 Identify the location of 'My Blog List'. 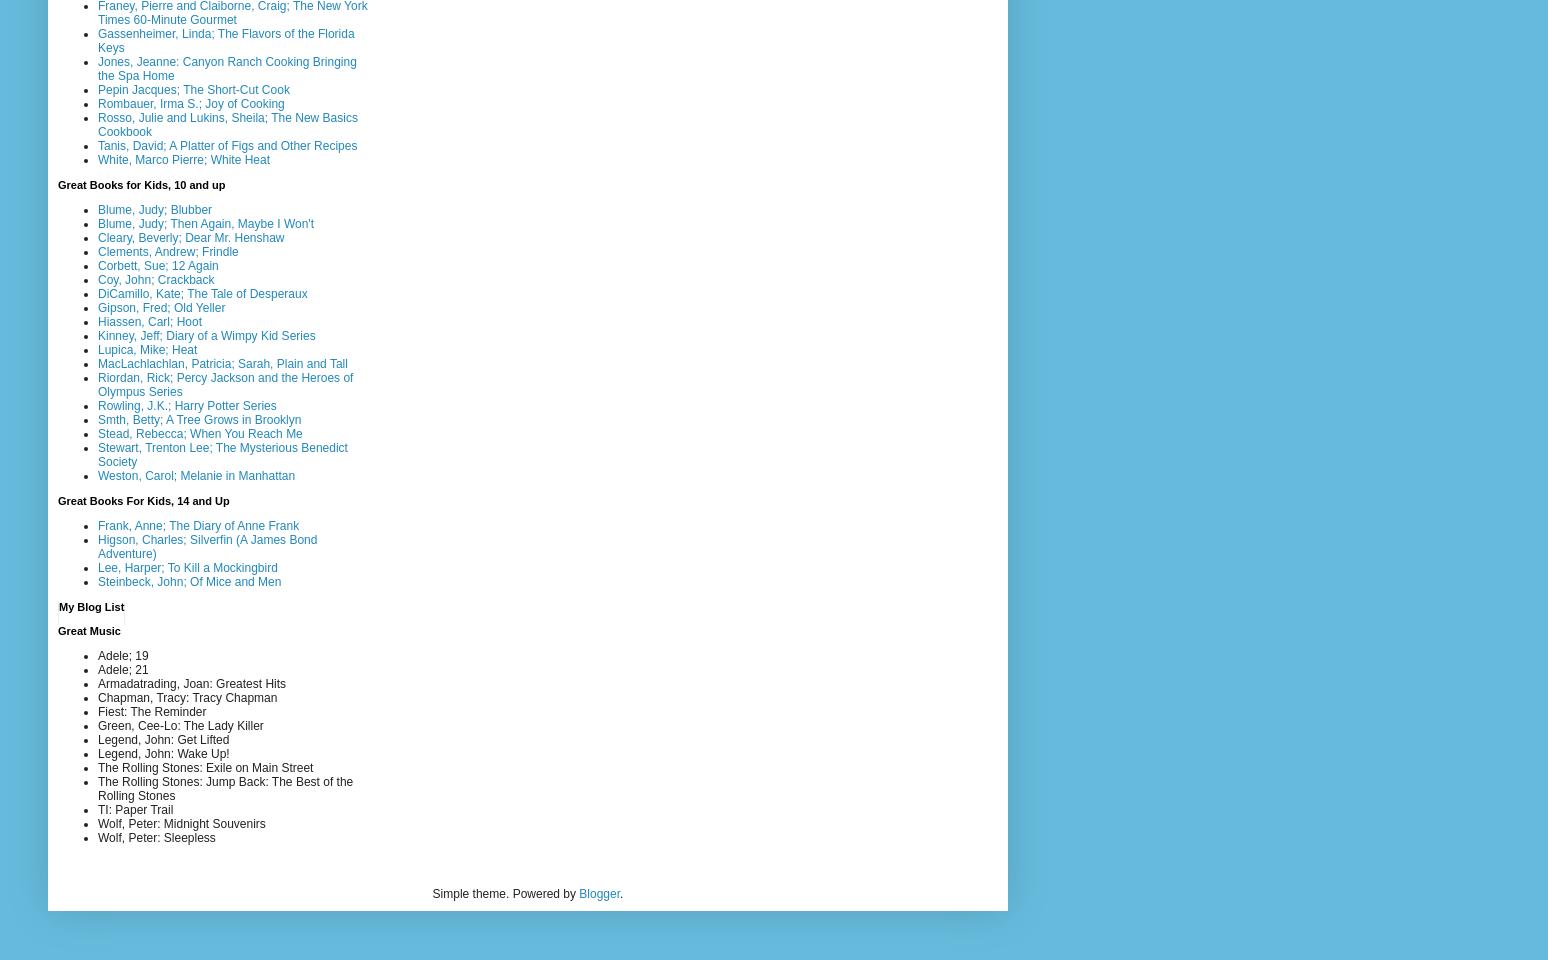
(57, 604).